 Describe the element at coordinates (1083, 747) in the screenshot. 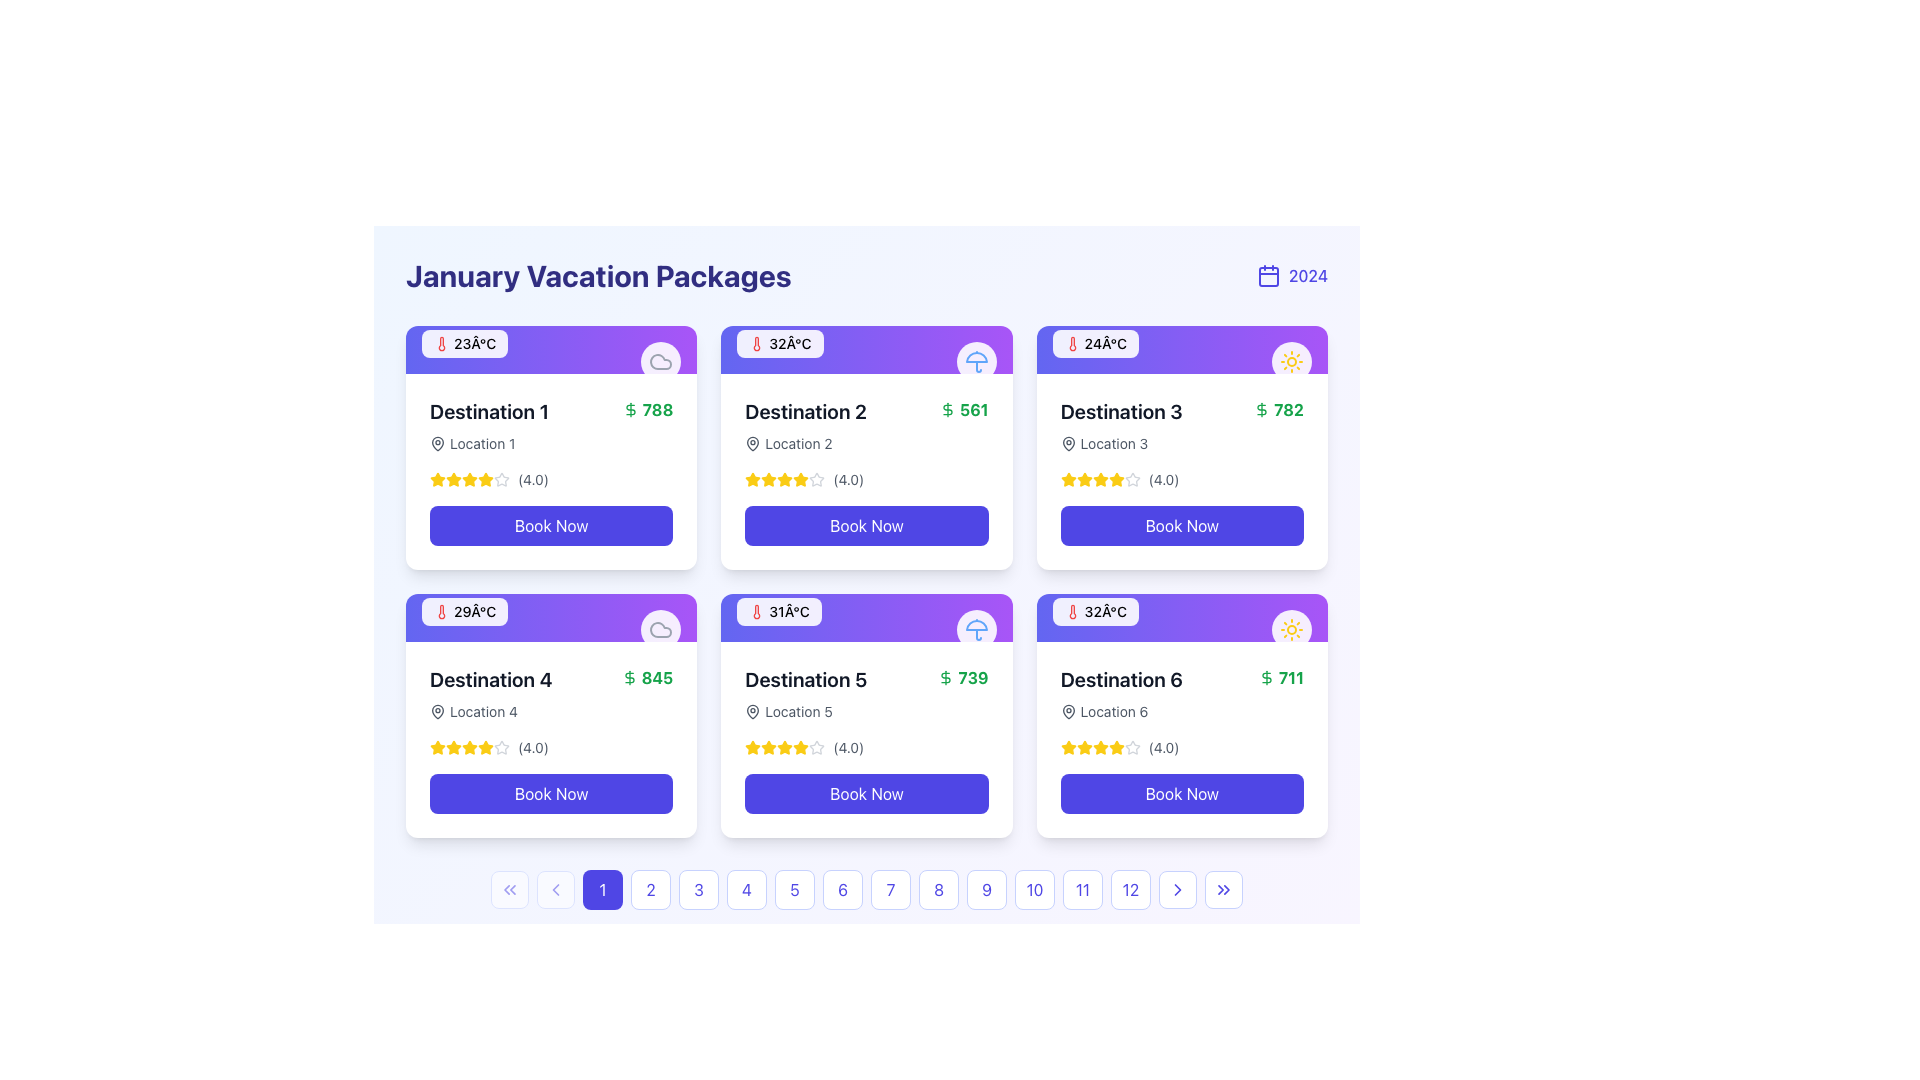

I see `the fifth star icon in the rating section of the 'Destination 6' card to rate it` at that location.